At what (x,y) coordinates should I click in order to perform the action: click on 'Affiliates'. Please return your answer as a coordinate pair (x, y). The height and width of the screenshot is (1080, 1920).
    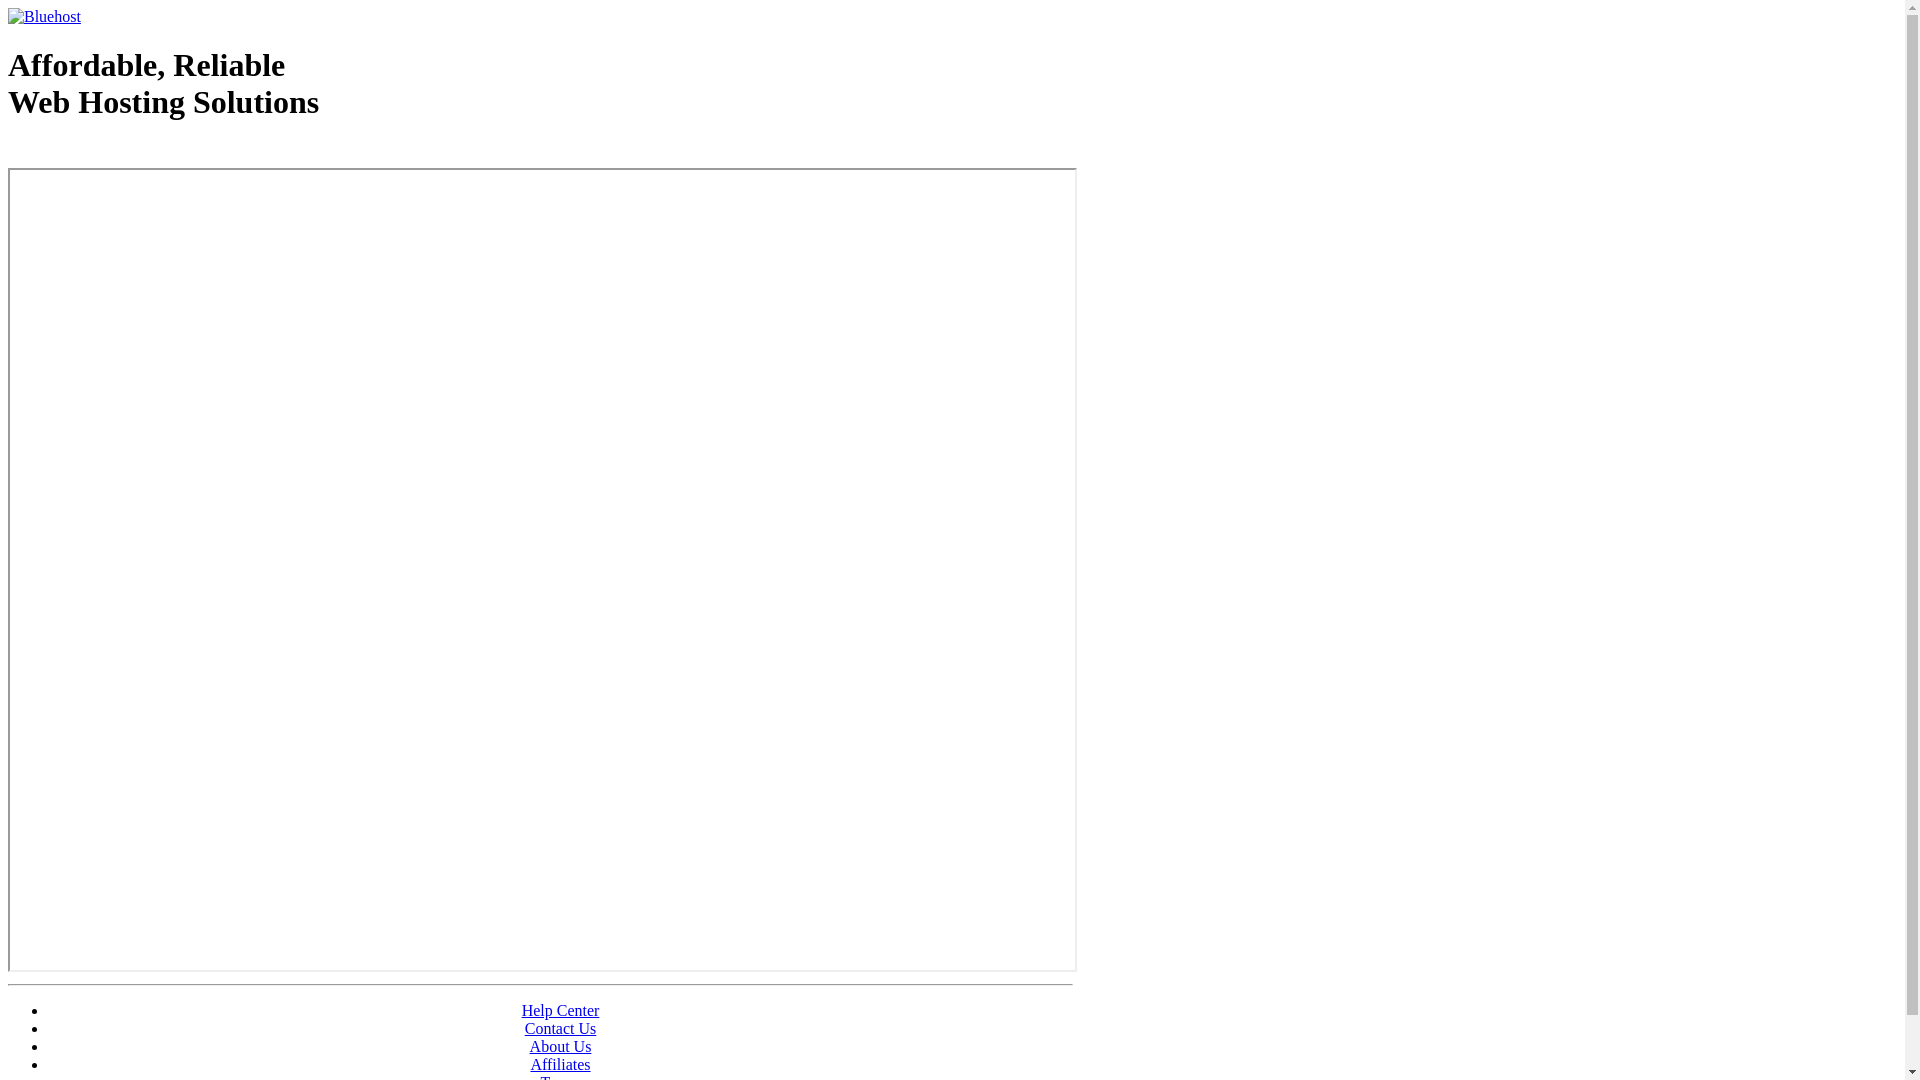
    Looking at the image, I should click on (529, 1063).